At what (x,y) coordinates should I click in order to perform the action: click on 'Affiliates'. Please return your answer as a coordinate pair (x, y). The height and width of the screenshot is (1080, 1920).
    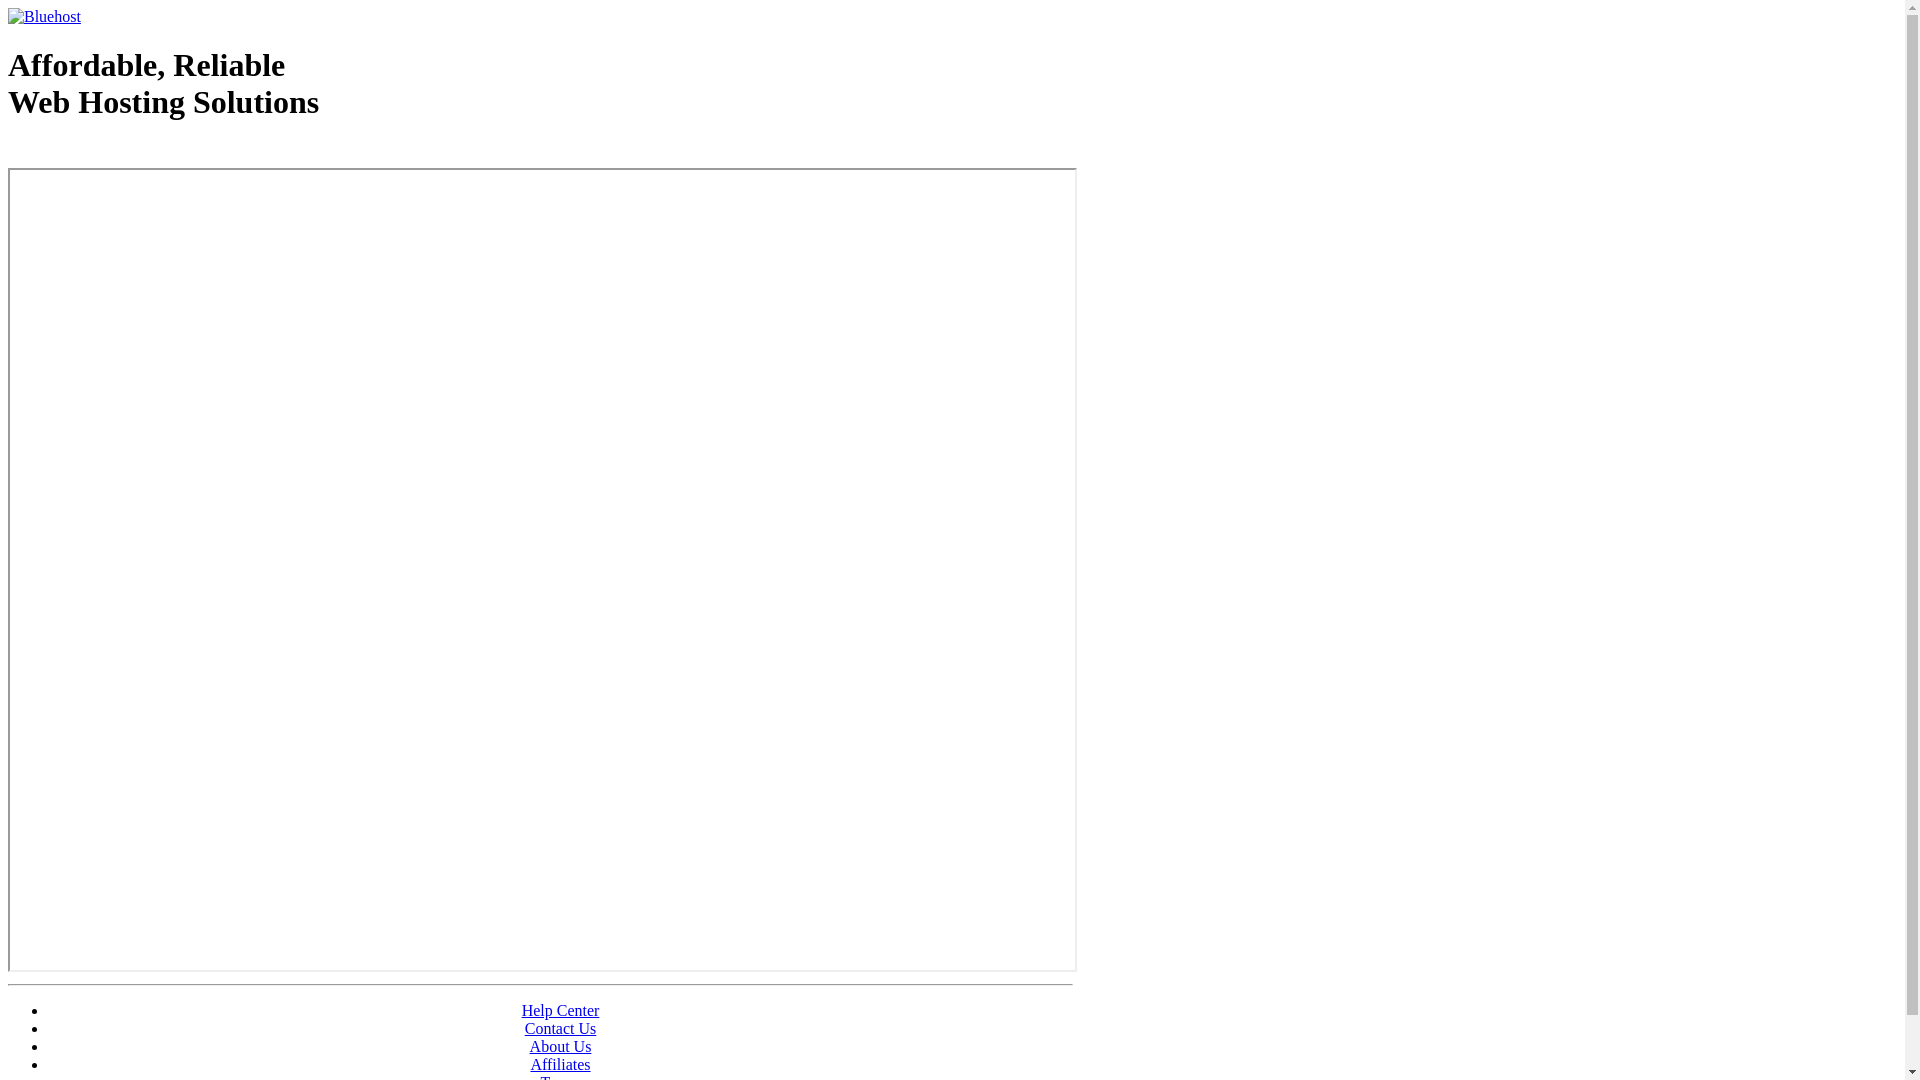
    Looking at the image, I should click on (529, 1063).